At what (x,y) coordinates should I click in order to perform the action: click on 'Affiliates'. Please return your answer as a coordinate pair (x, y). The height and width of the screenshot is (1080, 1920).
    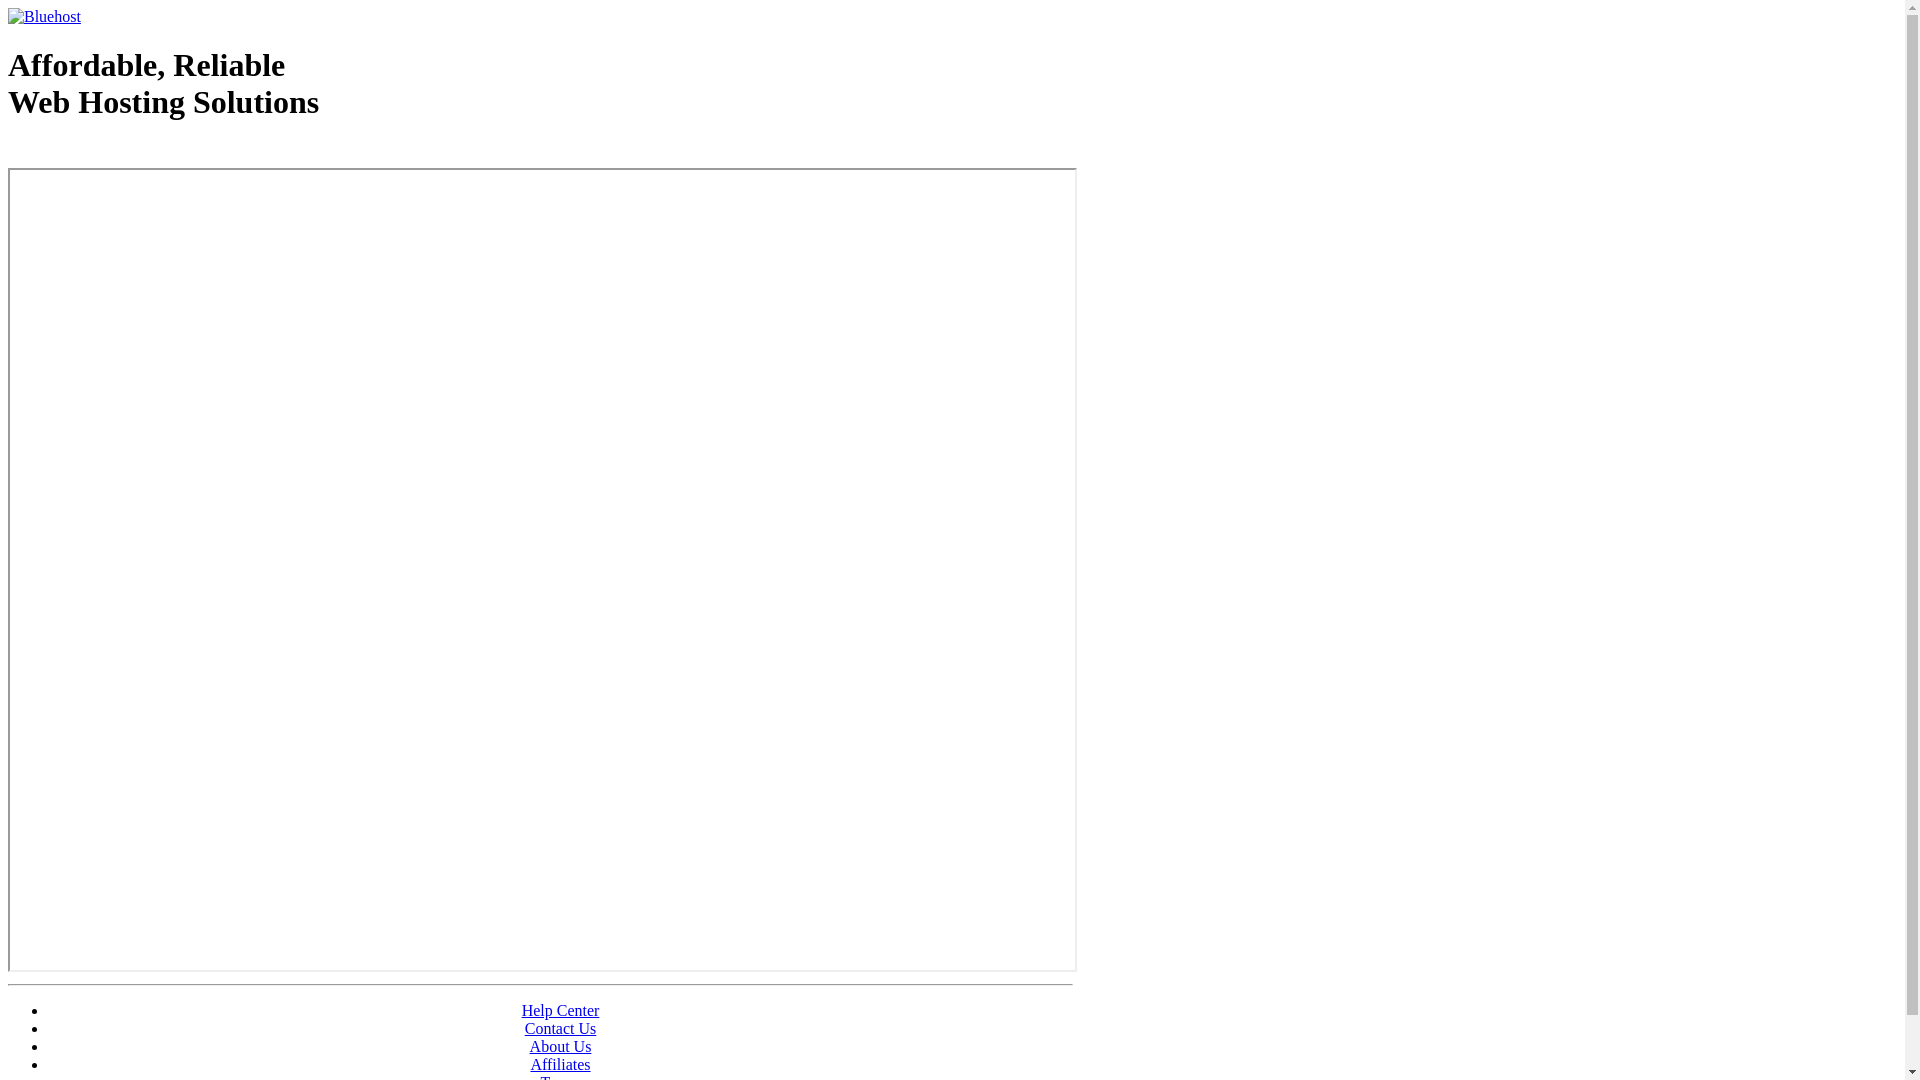
    Looking at the image, I should click on (529, 1063).